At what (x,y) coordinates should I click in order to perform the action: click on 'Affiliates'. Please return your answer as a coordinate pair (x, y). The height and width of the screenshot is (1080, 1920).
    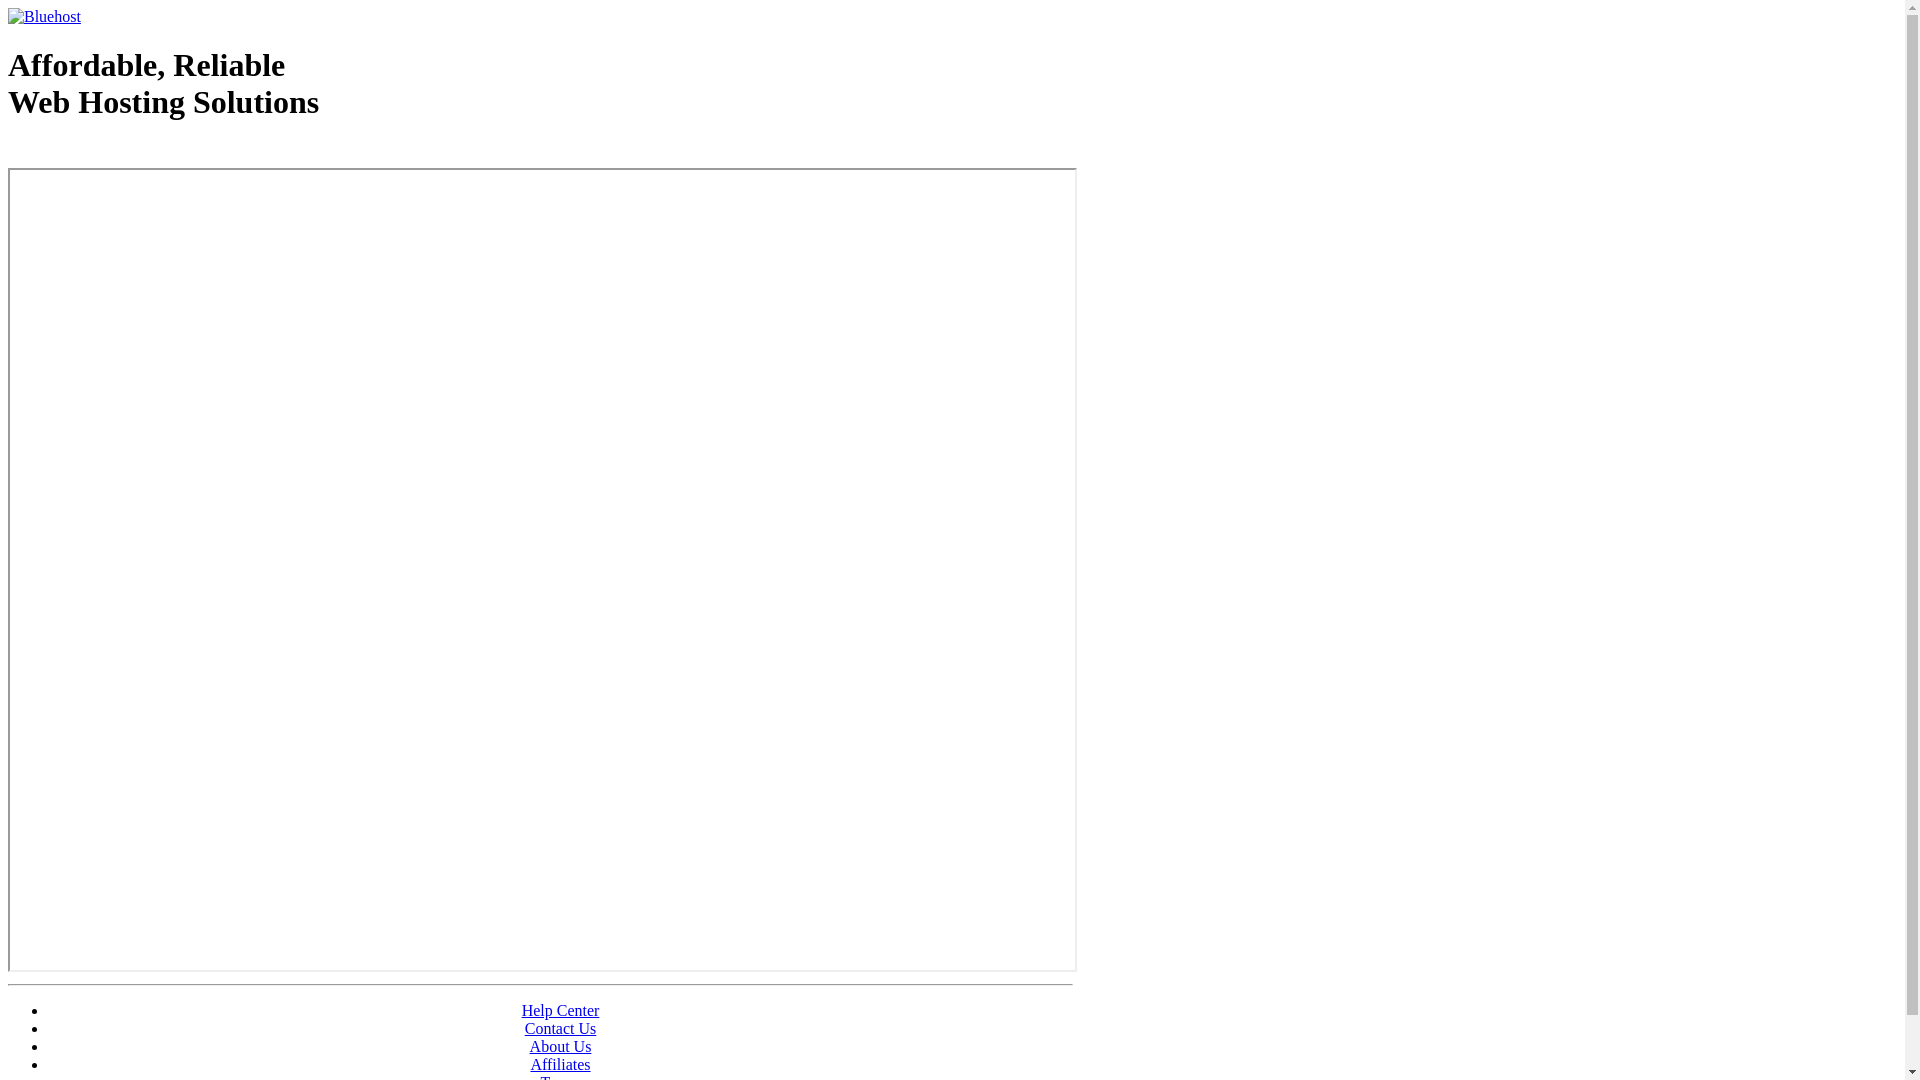
    Looking at the image, I should click on (529, 1063).